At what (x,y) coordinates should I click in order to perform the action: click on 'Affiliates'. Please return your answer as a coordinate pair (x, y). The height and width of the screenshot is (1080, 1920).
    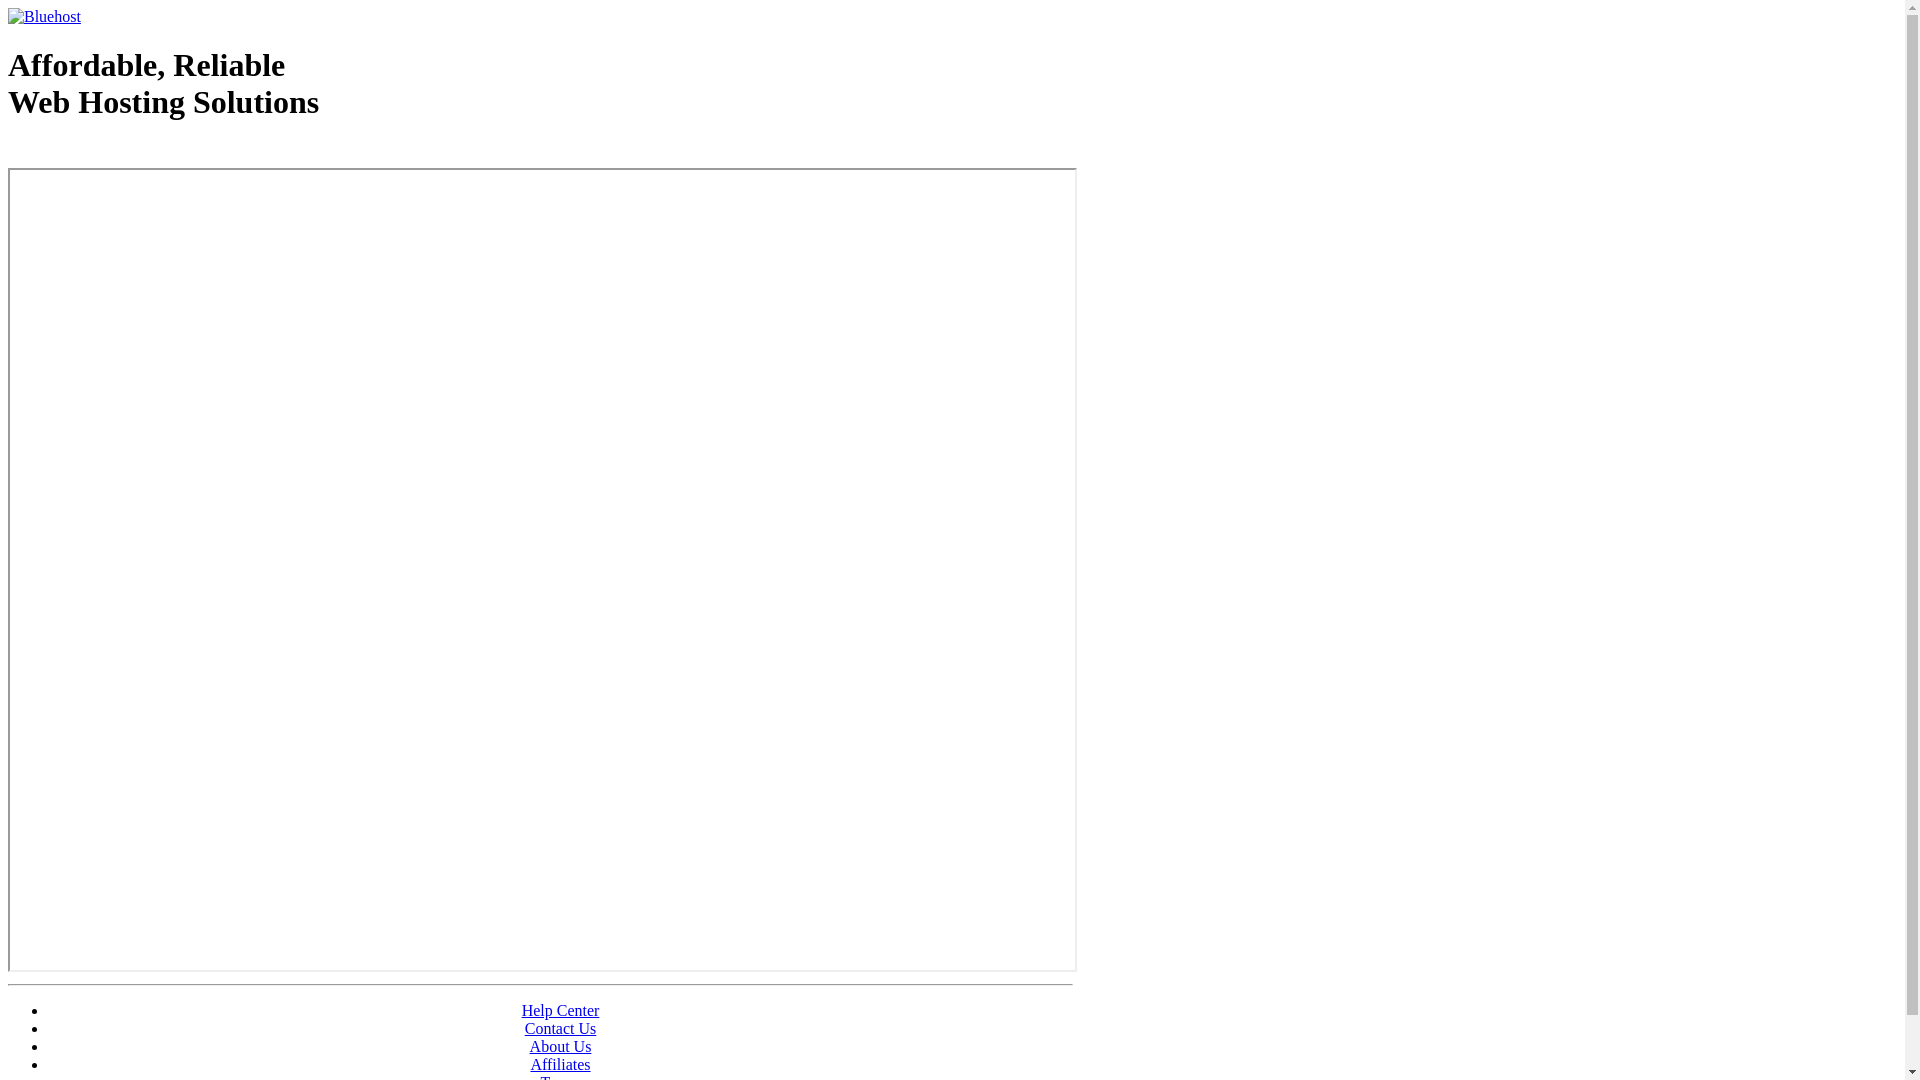
    Looking at the image, I should click on (529, 1063).